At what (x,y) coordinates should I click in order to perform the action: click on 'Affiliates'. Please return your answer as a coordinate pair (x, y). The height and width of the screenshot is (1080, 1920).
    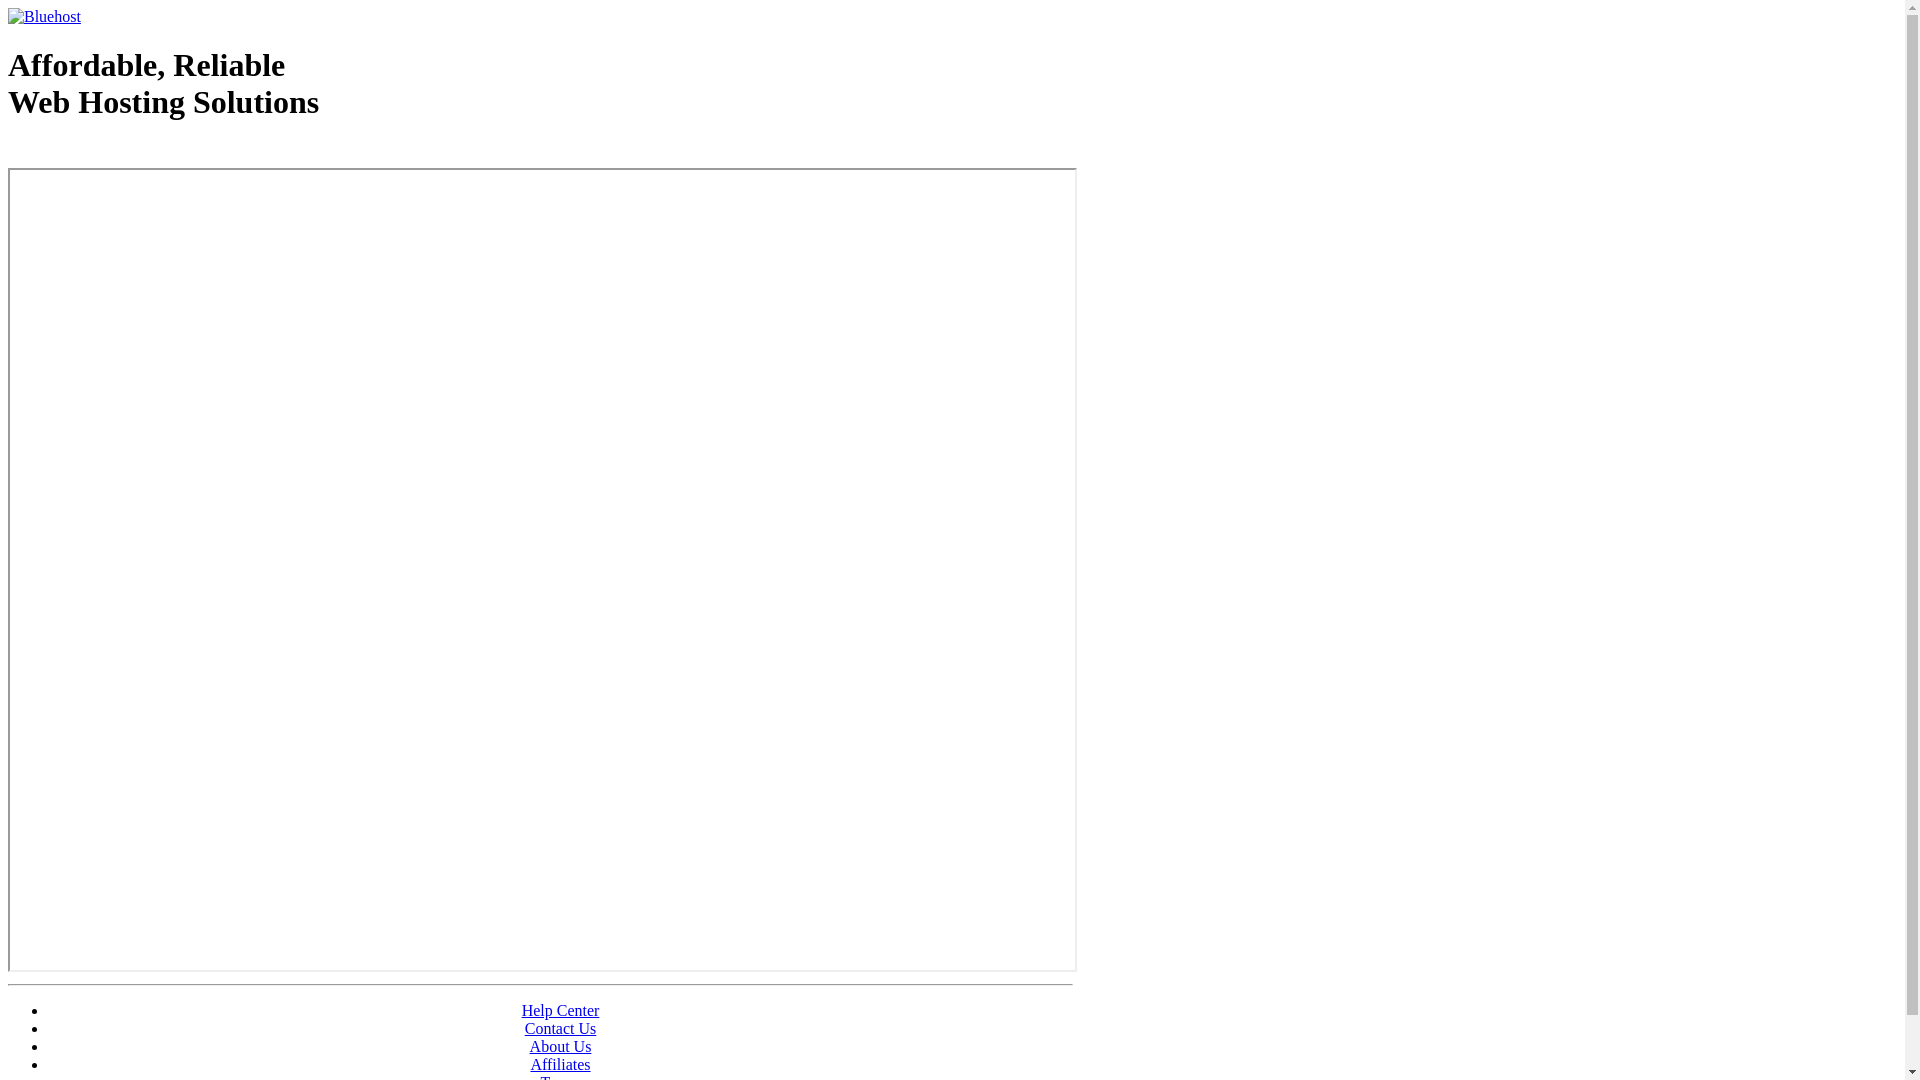
    Looking at the image, I should click on (529, 1063).